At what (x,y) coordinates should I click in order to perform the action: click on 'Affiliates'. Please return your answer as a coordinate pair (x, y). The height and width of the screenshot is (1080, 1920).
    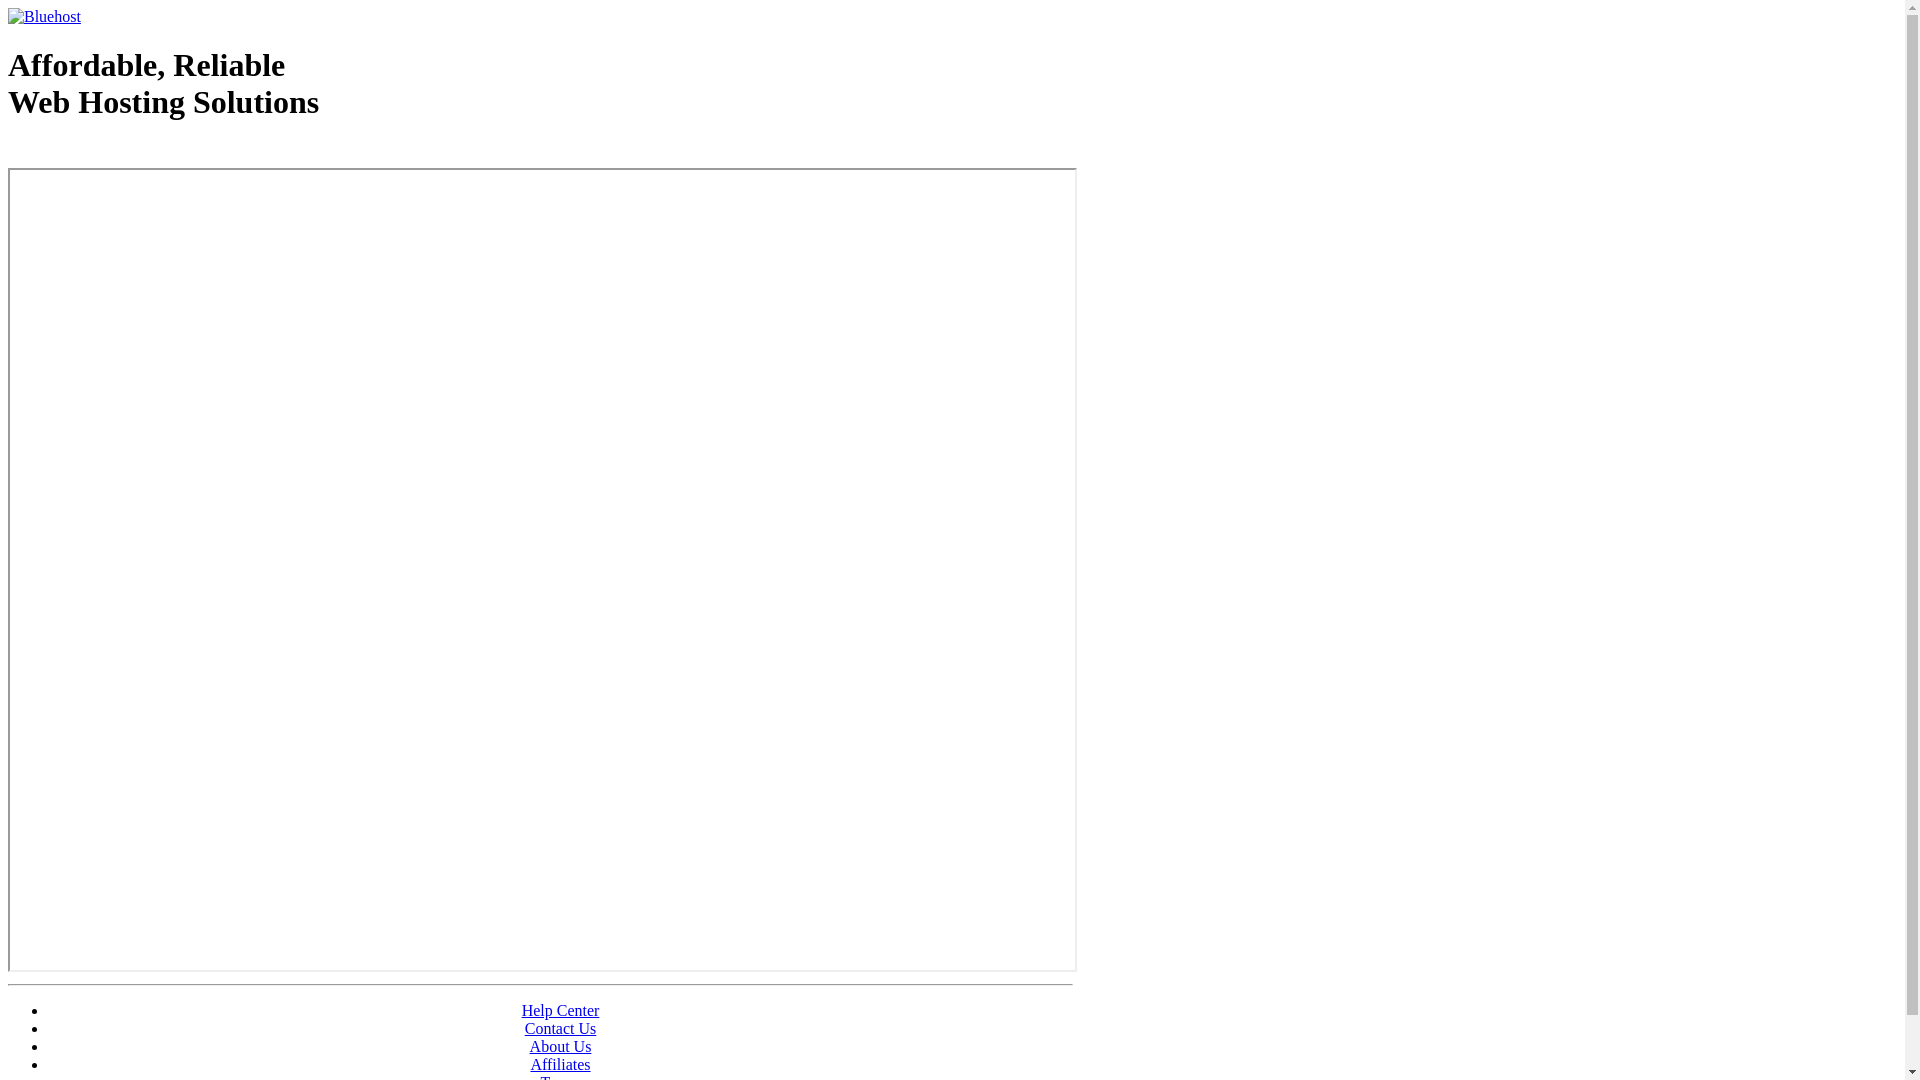
    Looking at the image, I should click on (529, 1063).